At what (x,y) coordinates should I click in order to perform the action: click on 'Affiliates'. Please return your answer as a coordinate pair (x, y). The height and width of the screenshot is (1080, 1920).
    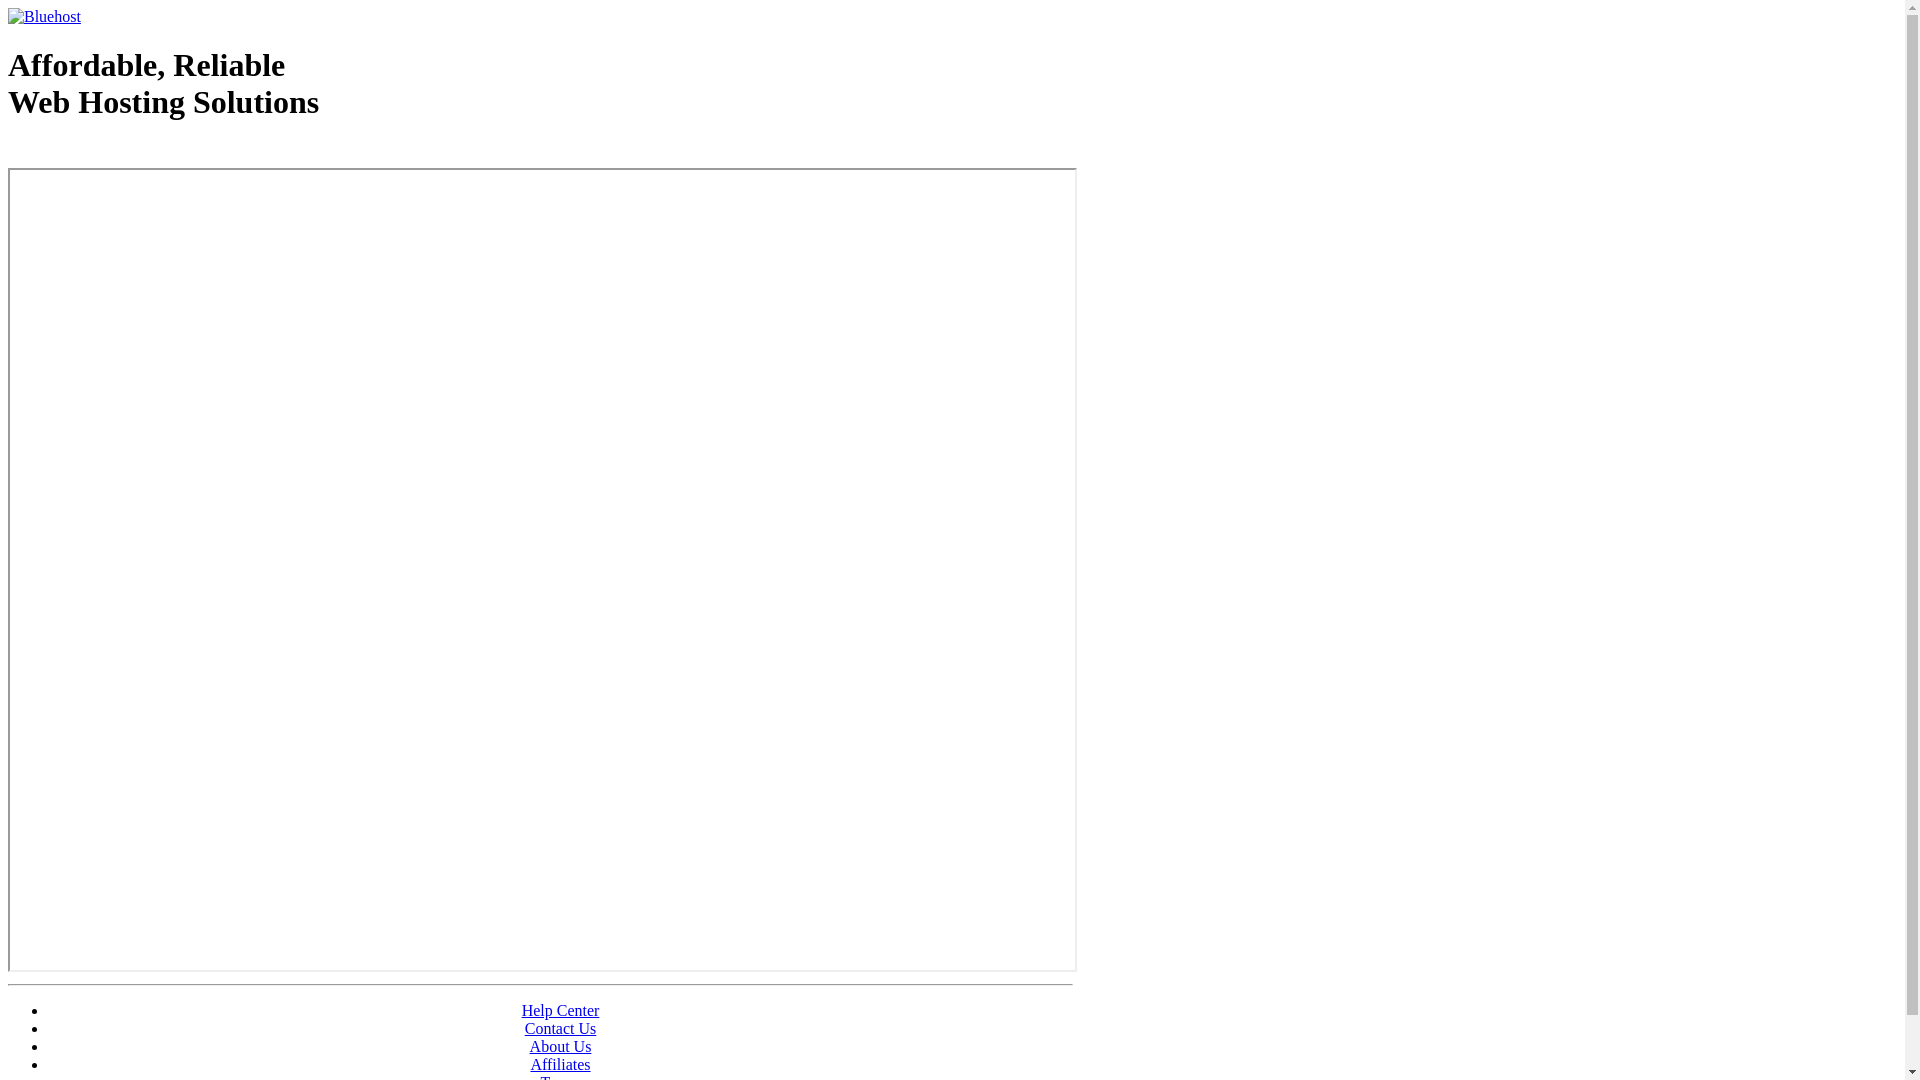
    Looking at the image, I should click on (529, 1063).